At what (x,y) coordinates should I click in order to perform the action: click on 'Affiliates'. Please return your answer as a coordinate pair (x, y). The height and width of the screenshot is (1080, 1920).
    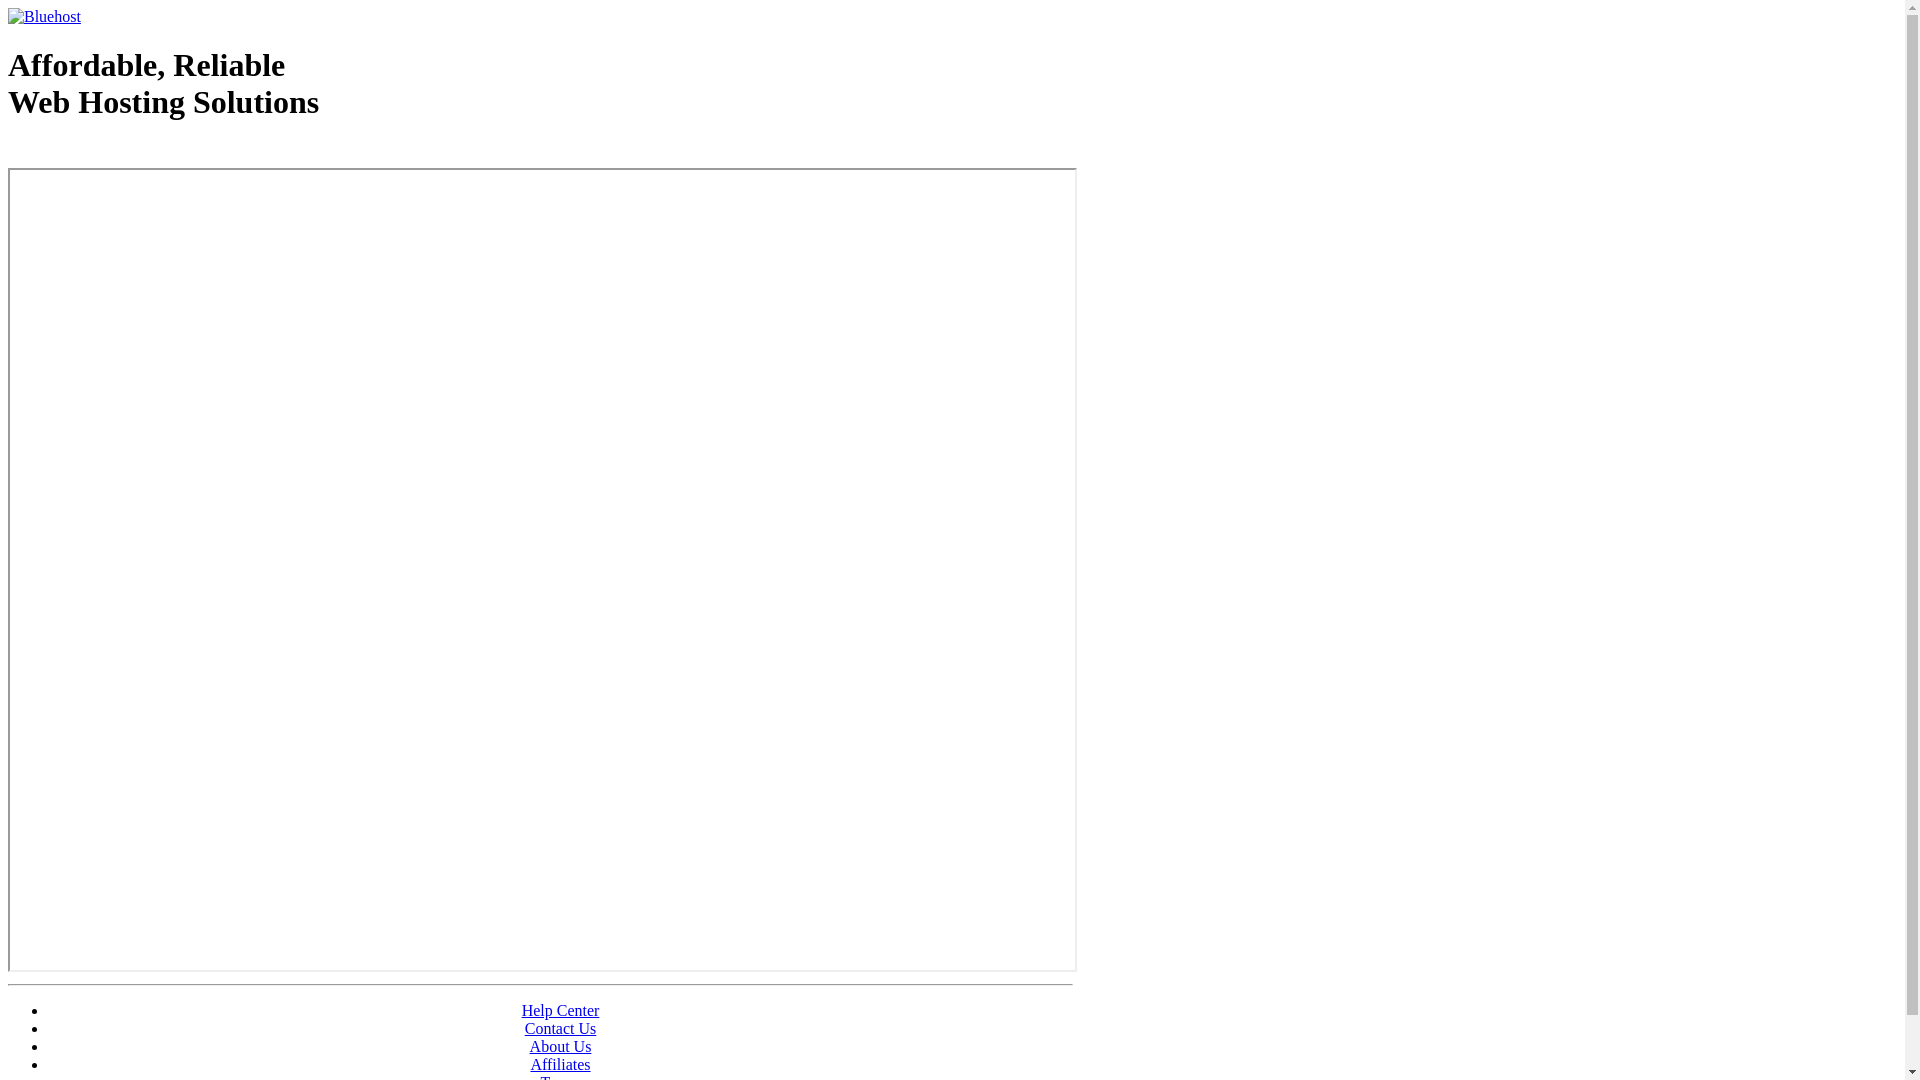
    Looking at the image, I should click on (529, 1063).